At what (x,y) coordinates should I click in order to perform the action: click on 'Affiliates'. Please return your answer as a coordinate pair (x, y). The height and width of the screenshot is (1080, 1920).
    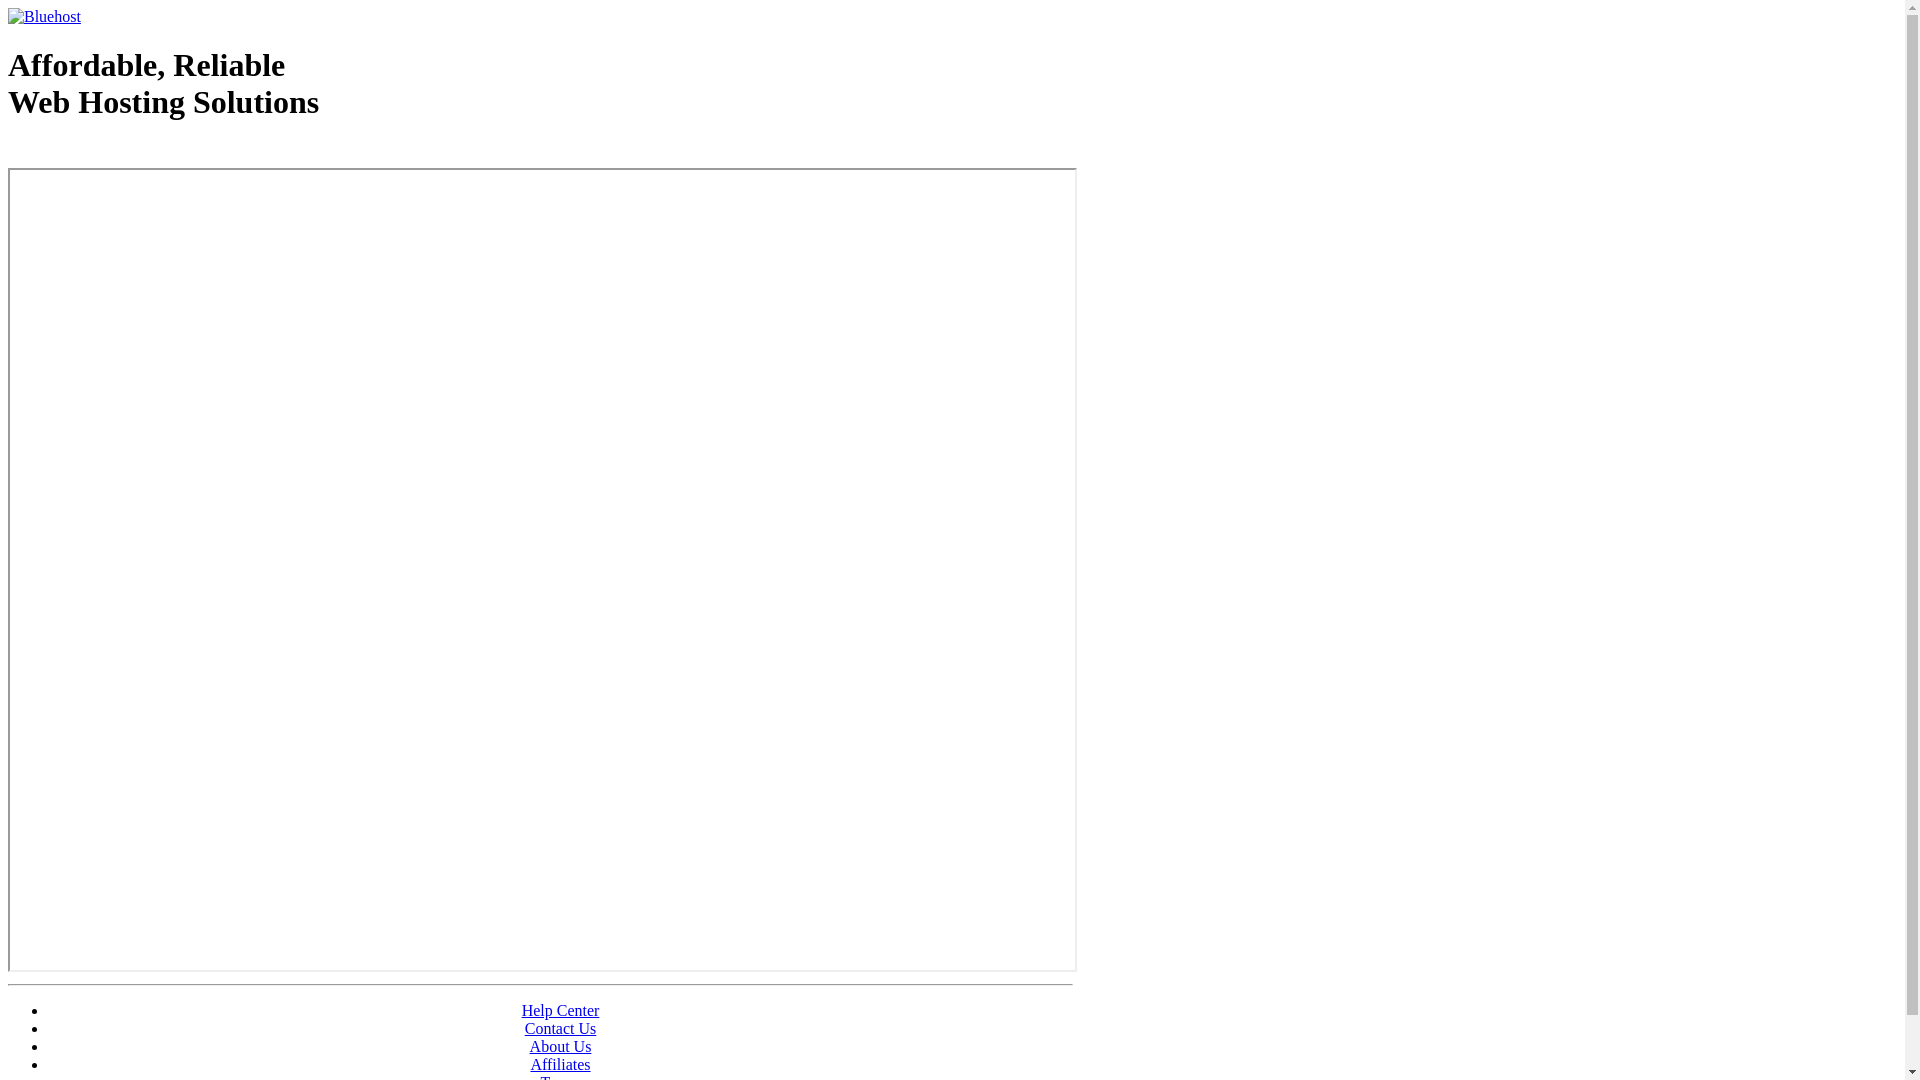
    Looking at the image, I should click on (529, 1063).